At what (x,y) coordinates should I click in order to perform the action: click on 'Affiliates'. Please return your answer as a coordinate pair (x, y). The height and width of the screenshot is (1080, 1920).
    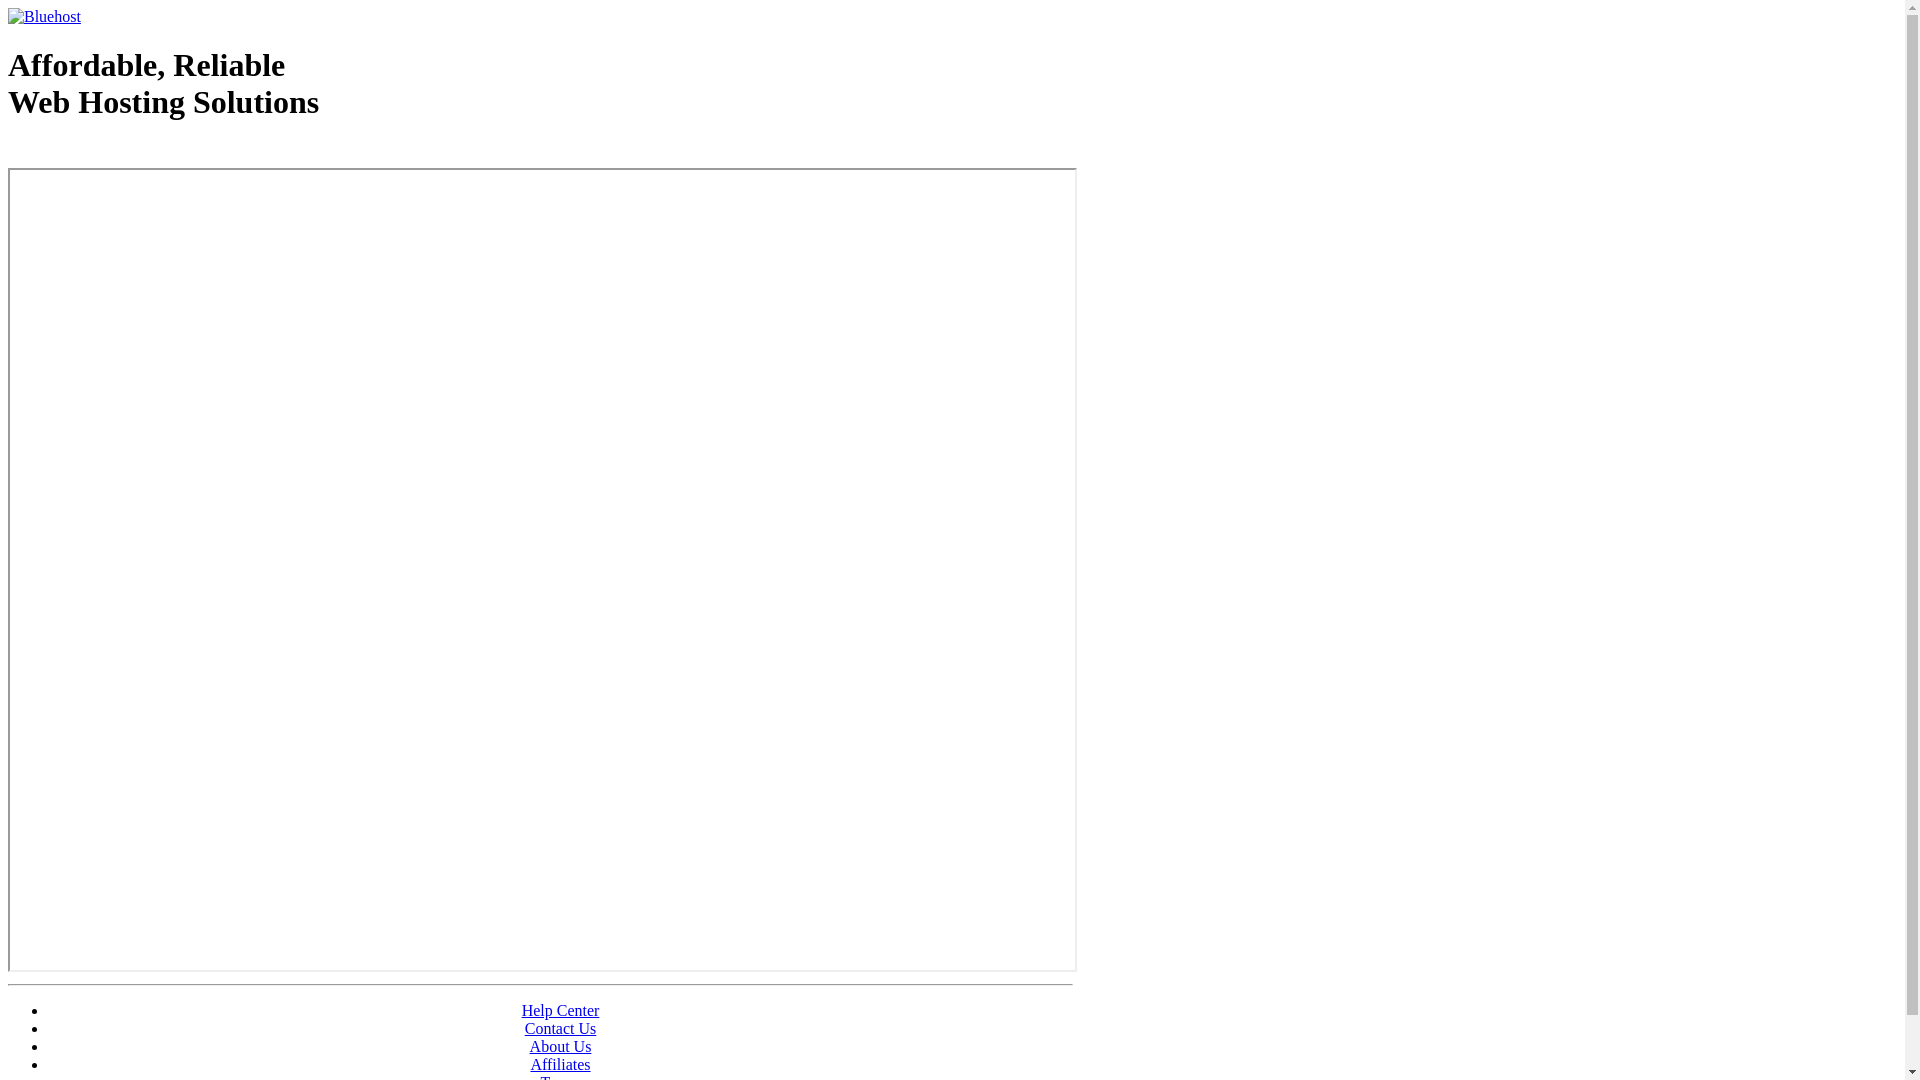
    Looking at the image, I should click on (529, 1063).